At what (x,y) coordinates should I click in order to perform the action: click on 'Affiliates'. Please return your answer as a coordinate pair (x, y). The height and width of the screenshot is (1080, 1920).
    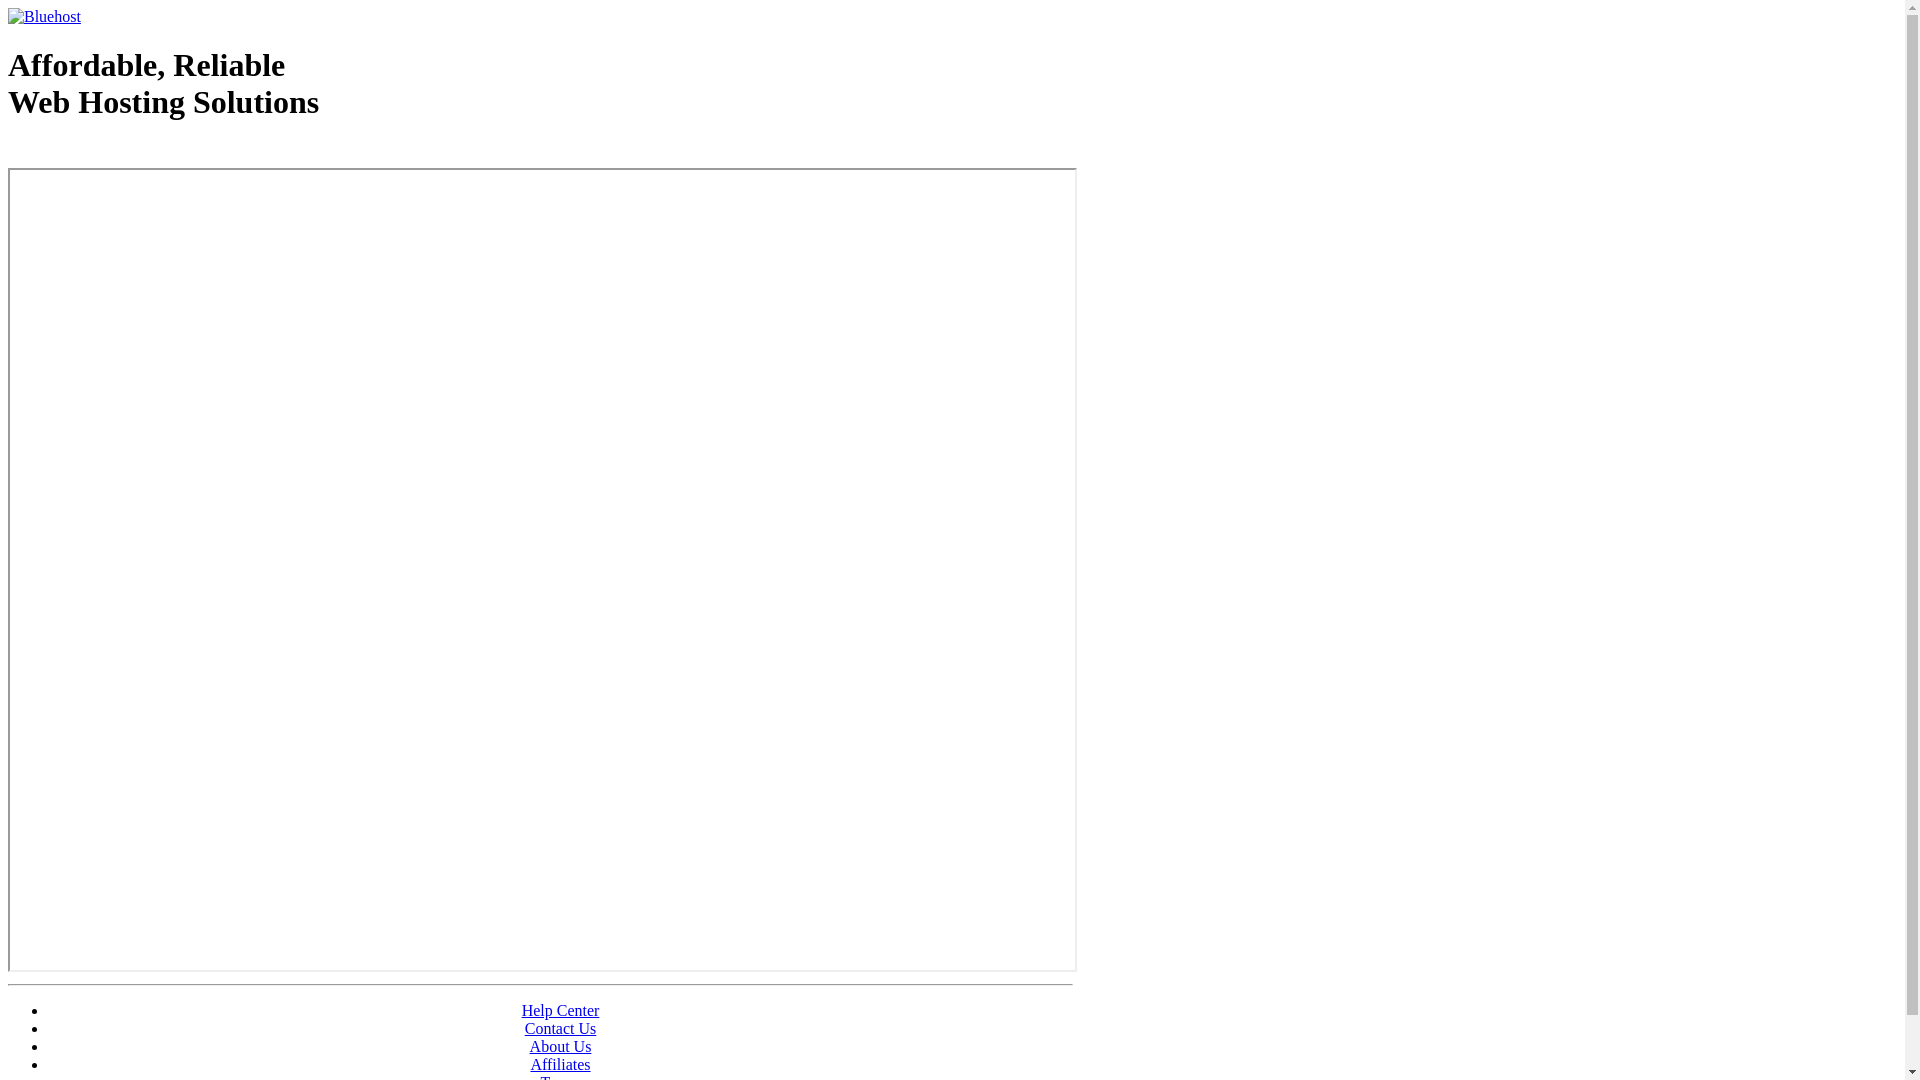
    Looking at the image, I should click on (529, 1063).